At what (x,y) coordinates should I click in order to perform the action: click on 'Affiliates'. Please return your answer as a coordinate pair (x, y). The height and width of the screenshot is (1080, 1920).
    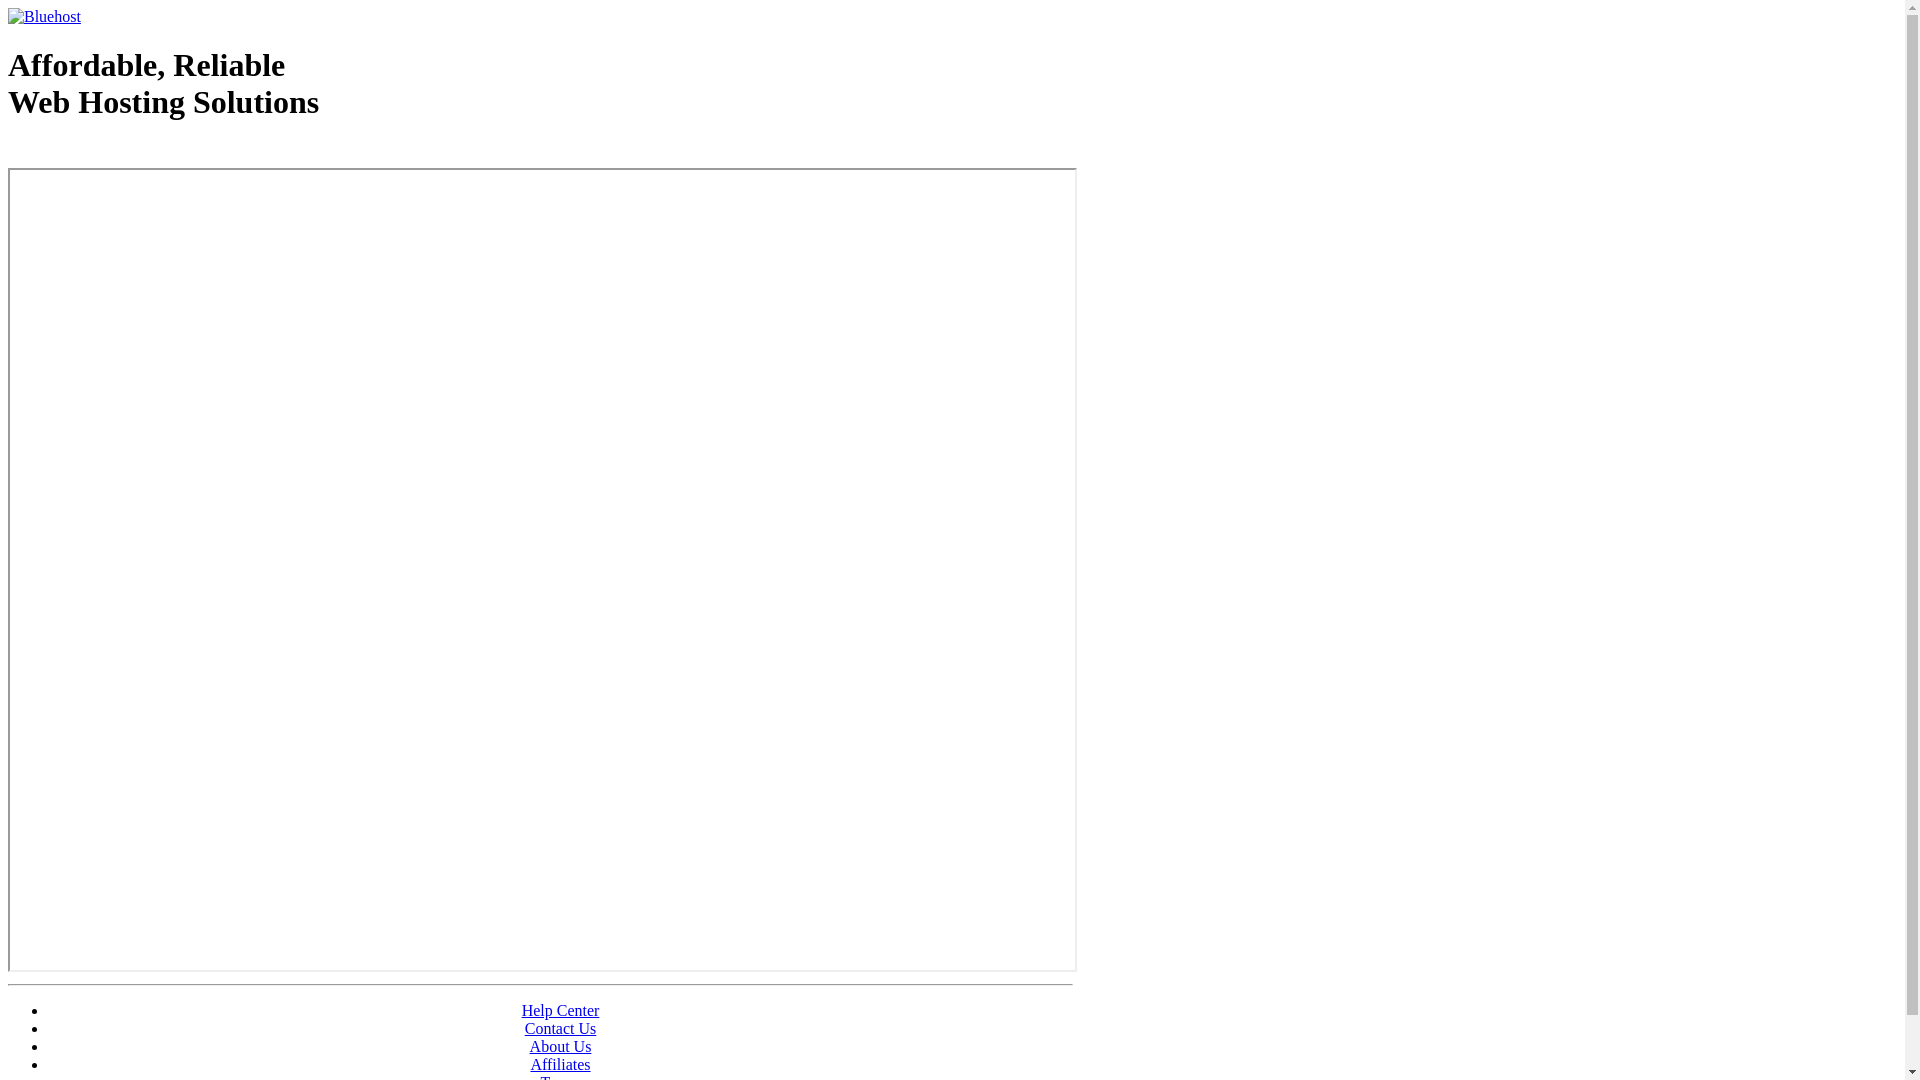
    Looking at the image, I should click on (529, 1063).